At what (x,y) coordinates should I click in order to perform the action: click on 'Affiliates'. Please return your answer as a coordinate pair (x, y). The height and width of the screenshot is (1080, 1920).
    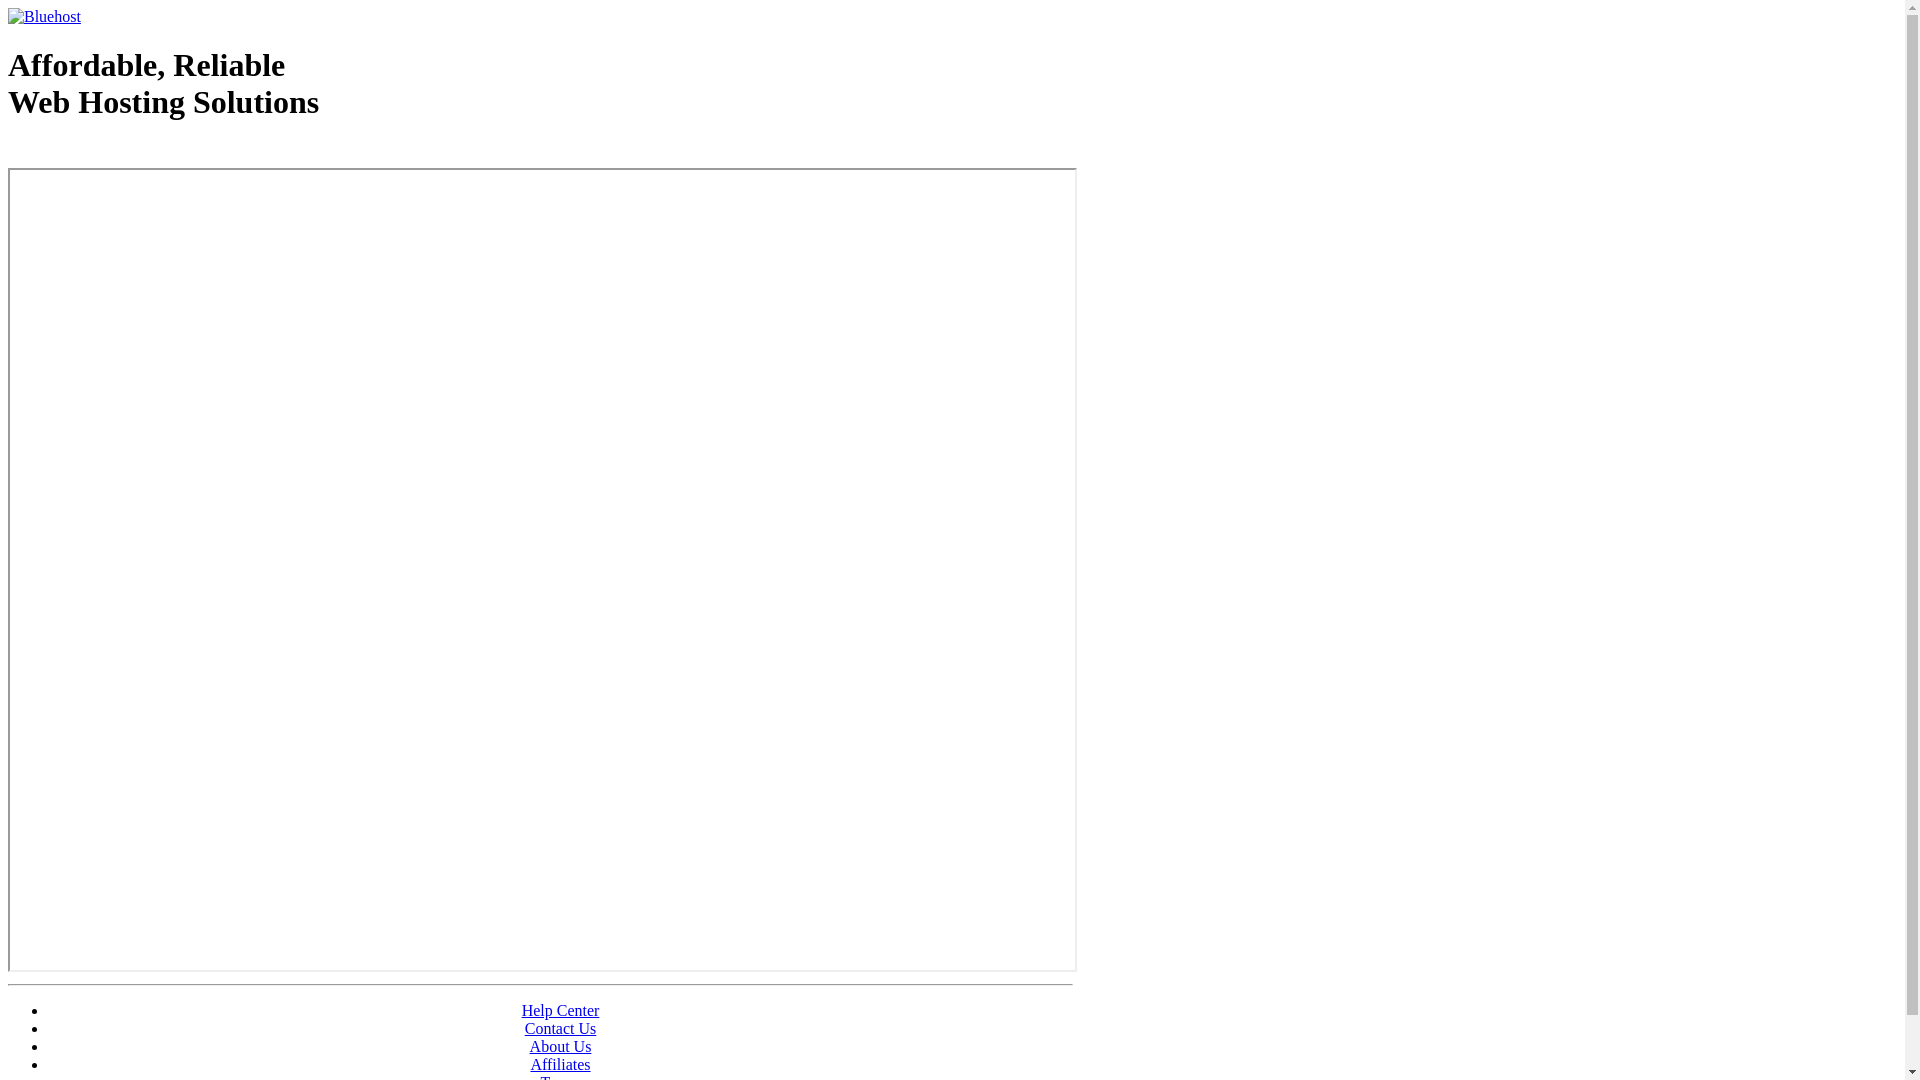
    Looking at the image, I should click on (529, 1063).